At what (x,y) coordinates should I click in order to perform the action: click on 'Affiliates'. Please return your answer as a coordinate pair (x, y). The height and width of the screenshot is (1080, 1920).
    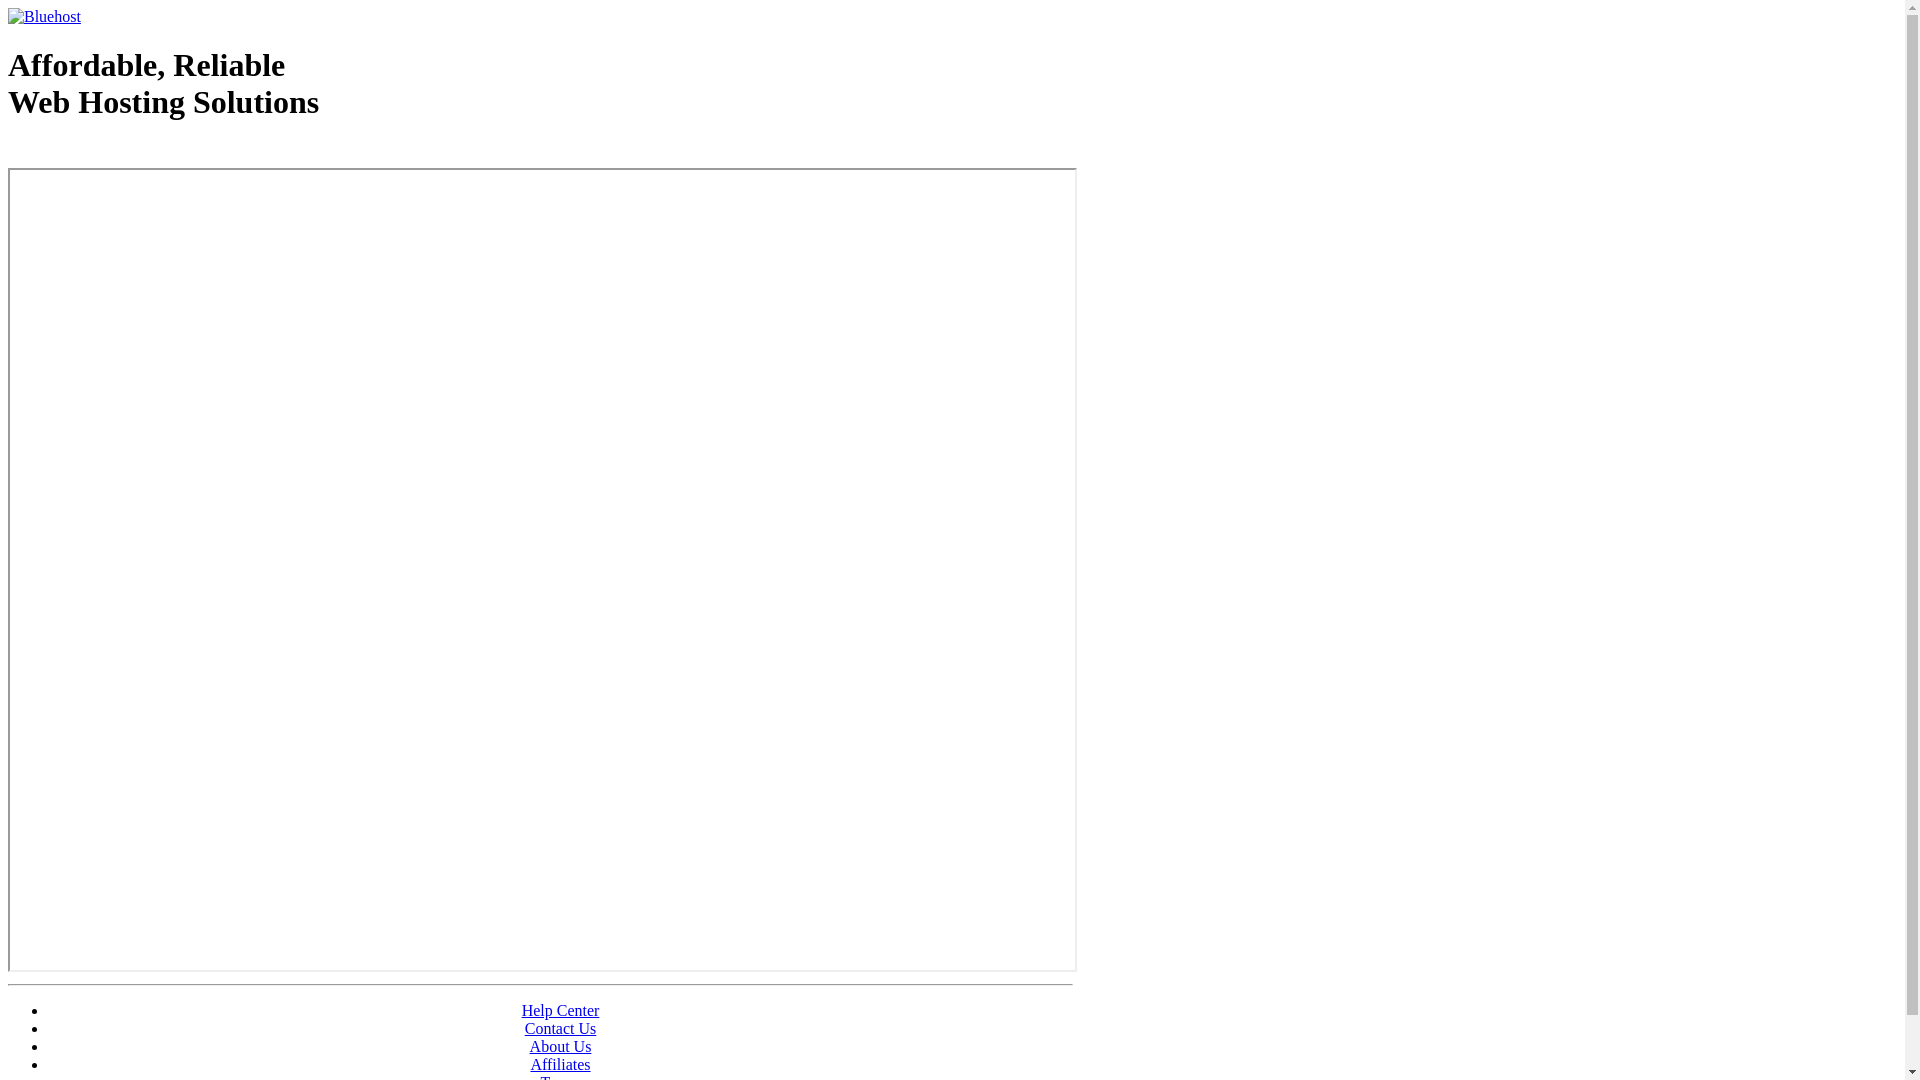
    Looking at the image, I should click on (529, 1063).